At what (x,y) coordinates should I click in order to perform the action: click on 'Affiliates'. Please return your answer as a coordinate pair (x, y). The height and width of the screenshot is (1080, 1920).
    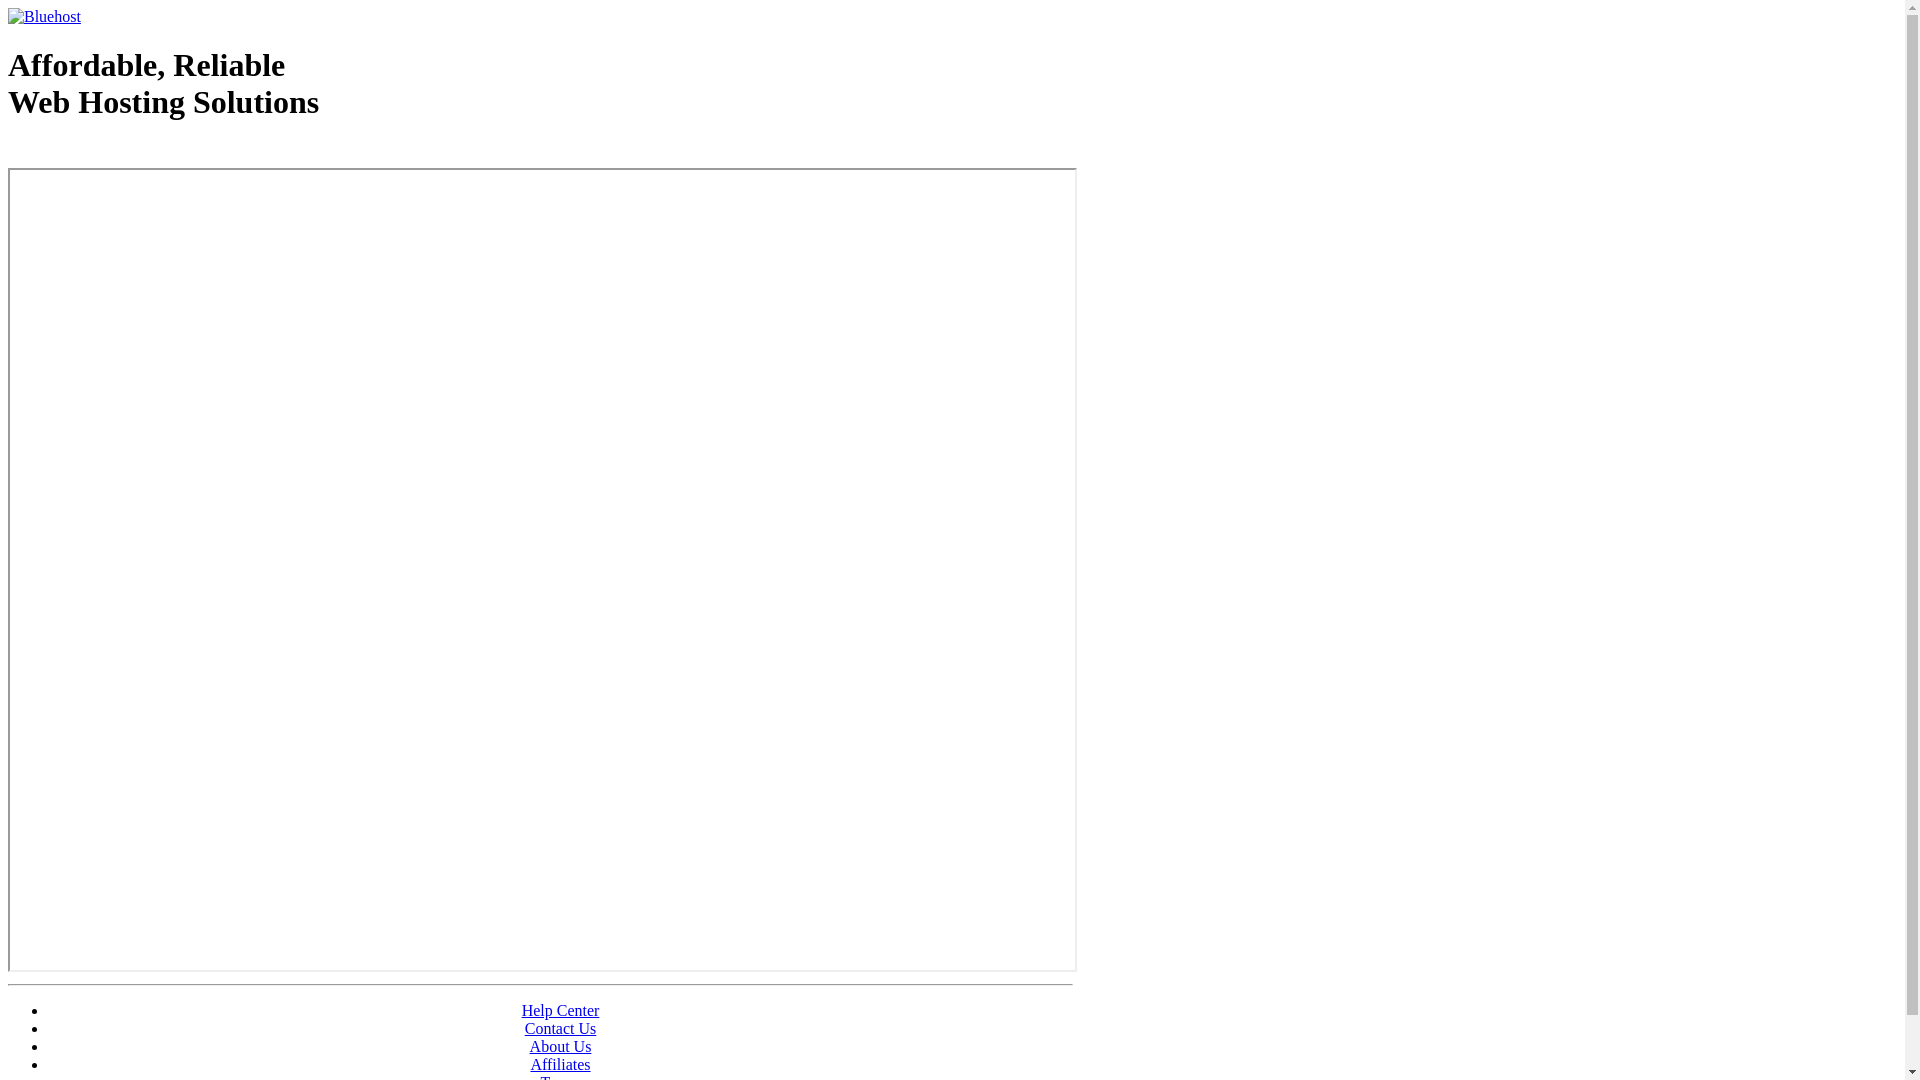
    Looking at the image, I should click on (529, 1063).